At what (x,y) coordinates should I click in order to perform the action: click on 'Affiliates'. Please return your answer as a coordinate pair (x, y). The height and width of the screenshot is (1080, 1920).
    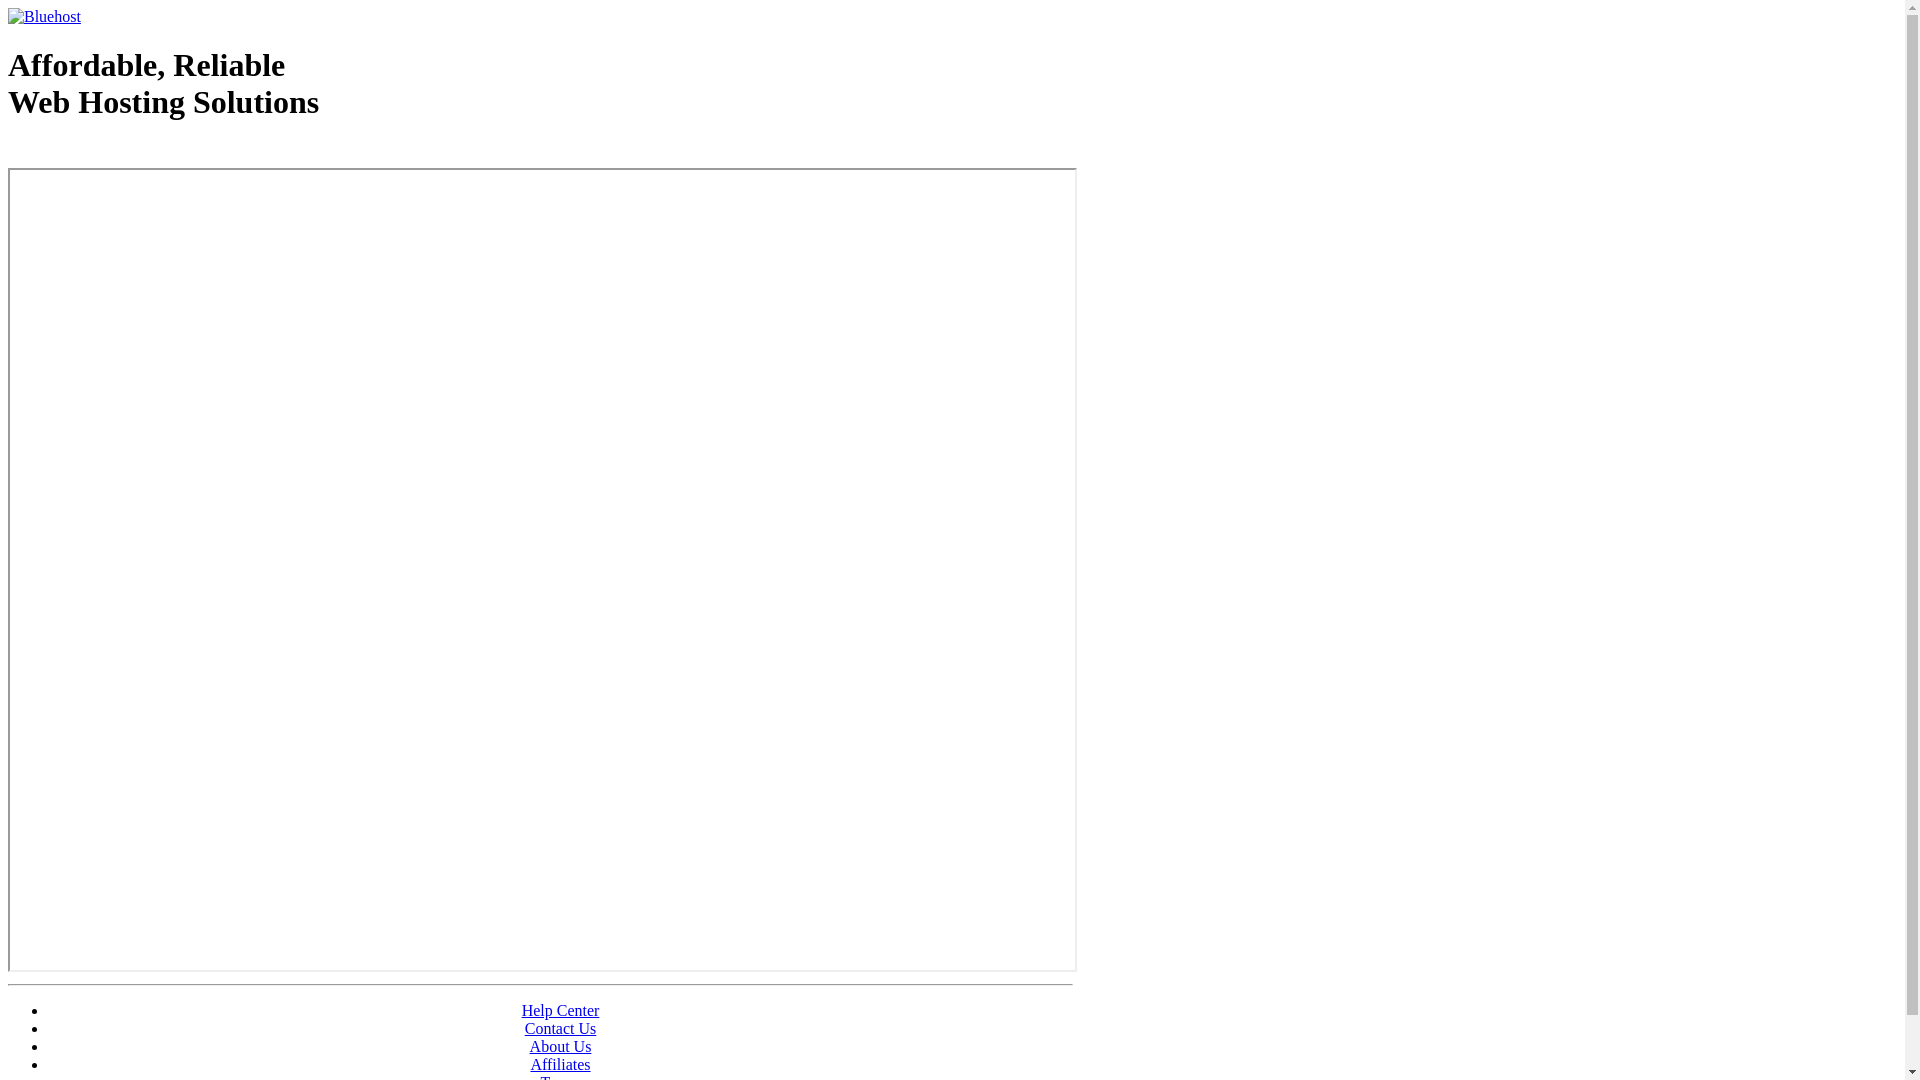
    Looking at the image, I should click on (529, 1063).